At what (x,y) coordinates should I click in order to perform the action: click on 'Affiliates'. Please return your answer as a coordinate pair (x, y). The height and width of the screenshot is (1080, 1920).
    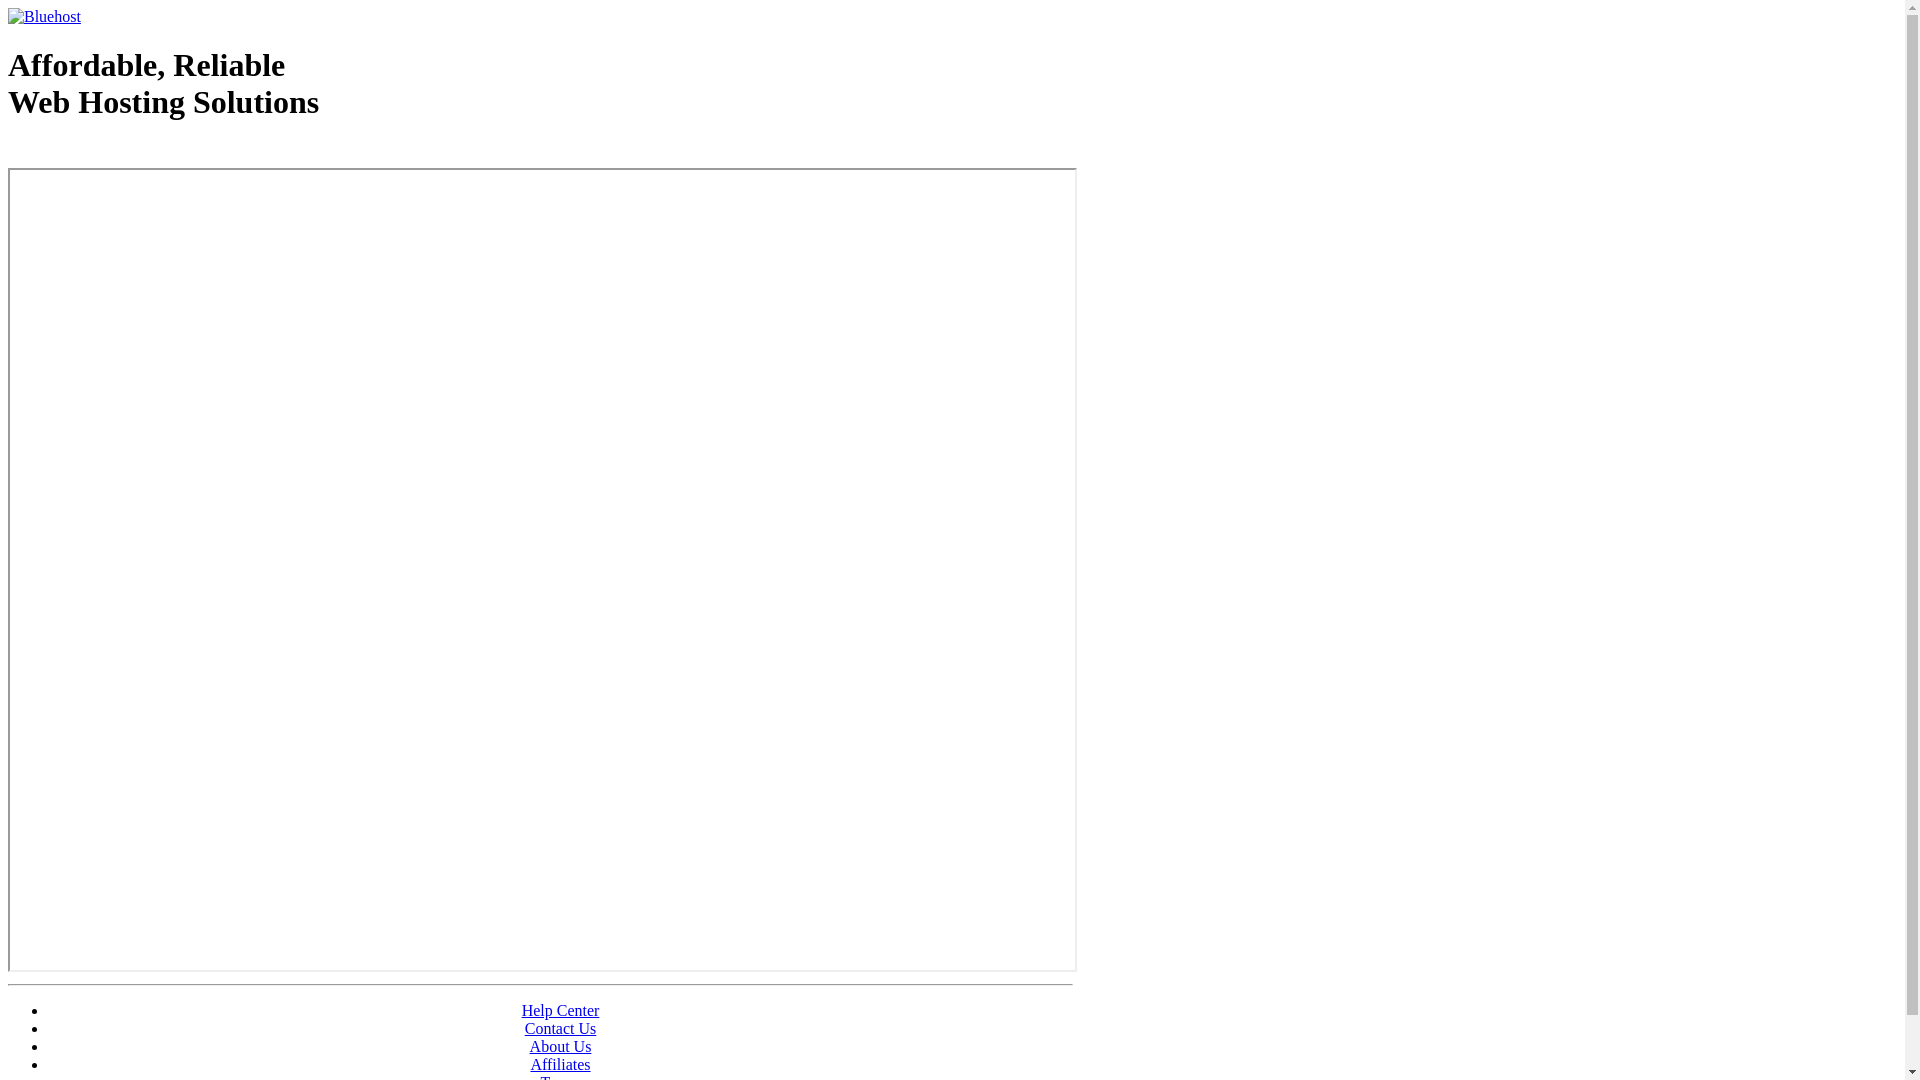
    Looking at the image, I should click on (529, 1063).